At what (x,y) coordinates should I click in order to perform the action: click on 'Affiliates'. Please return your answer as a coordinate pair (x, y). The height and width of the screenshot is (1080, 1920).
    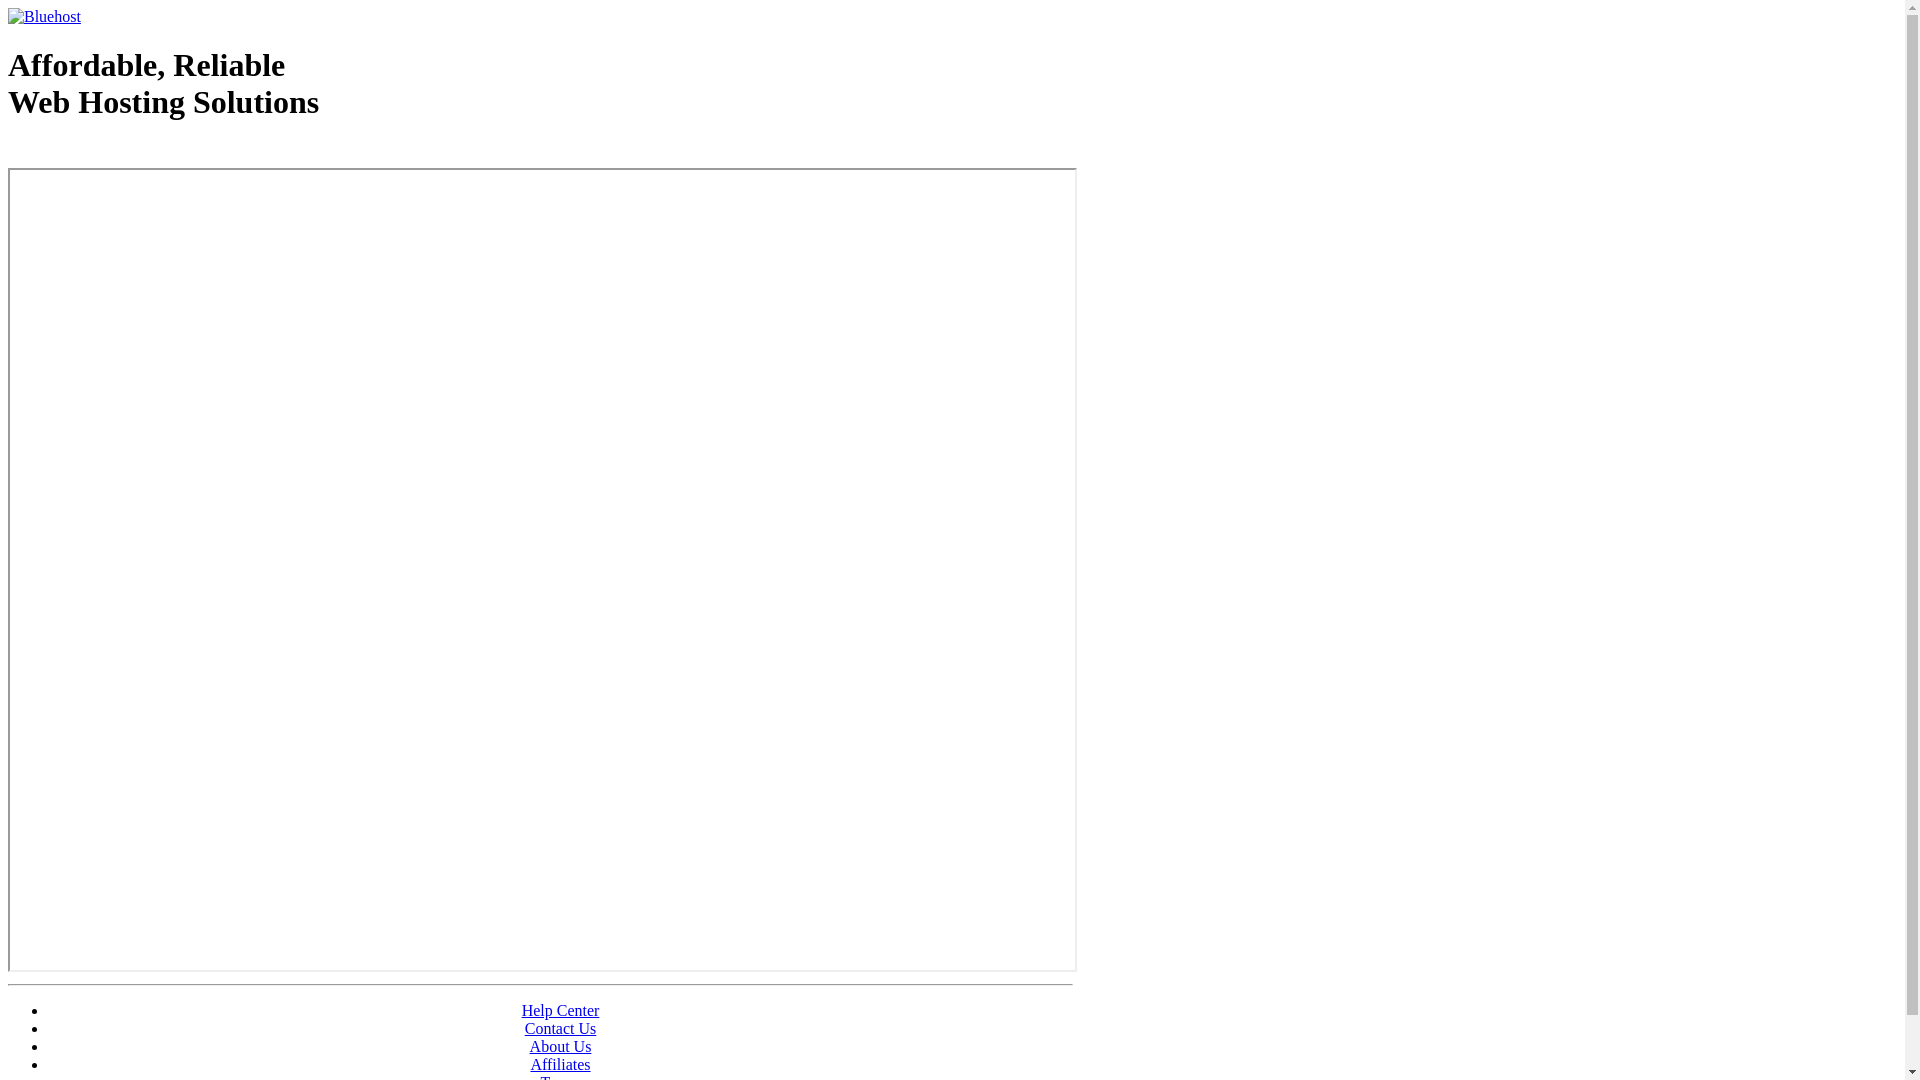
    Looking at the image, I should click on (529, 1063).